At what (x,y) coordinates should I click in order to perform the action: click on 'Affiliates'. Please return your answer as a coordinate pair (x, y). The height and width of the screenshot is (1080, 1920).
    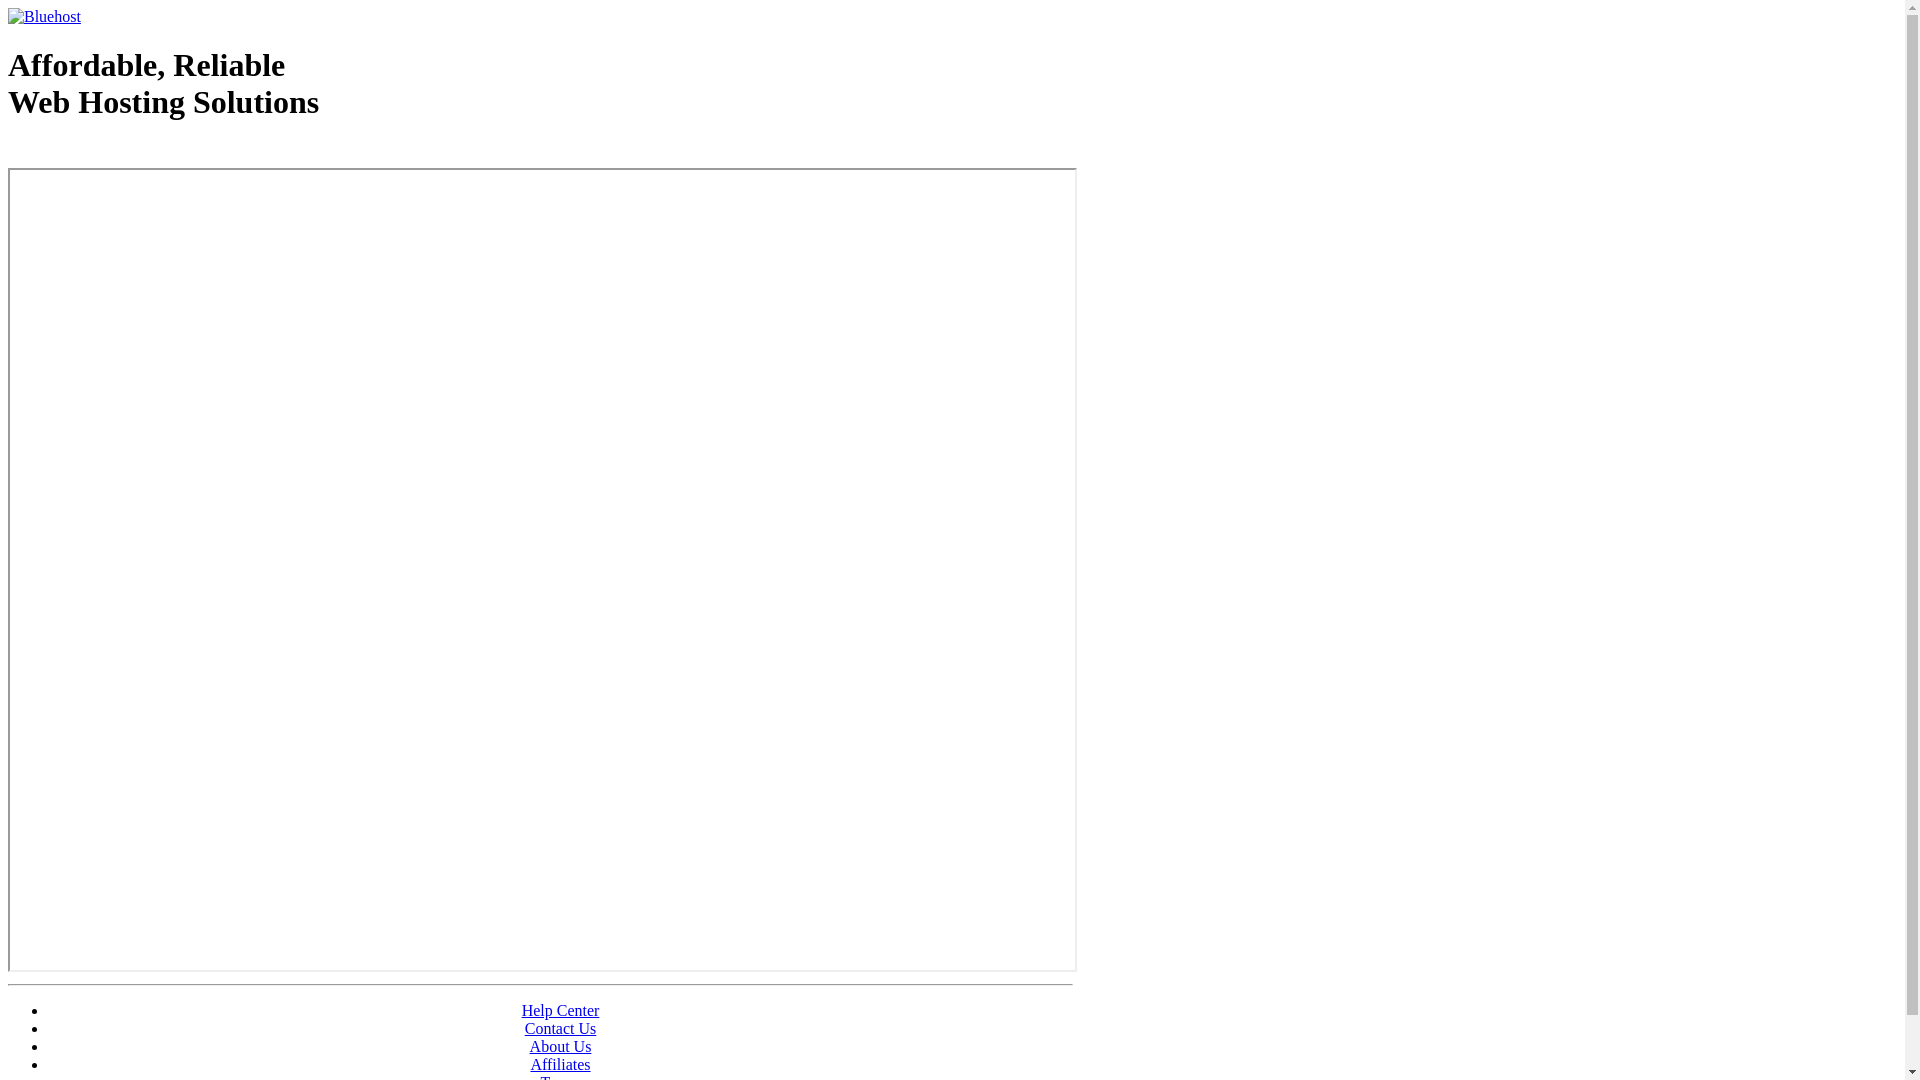
    Looking at the image, I should click on (529, 1063).